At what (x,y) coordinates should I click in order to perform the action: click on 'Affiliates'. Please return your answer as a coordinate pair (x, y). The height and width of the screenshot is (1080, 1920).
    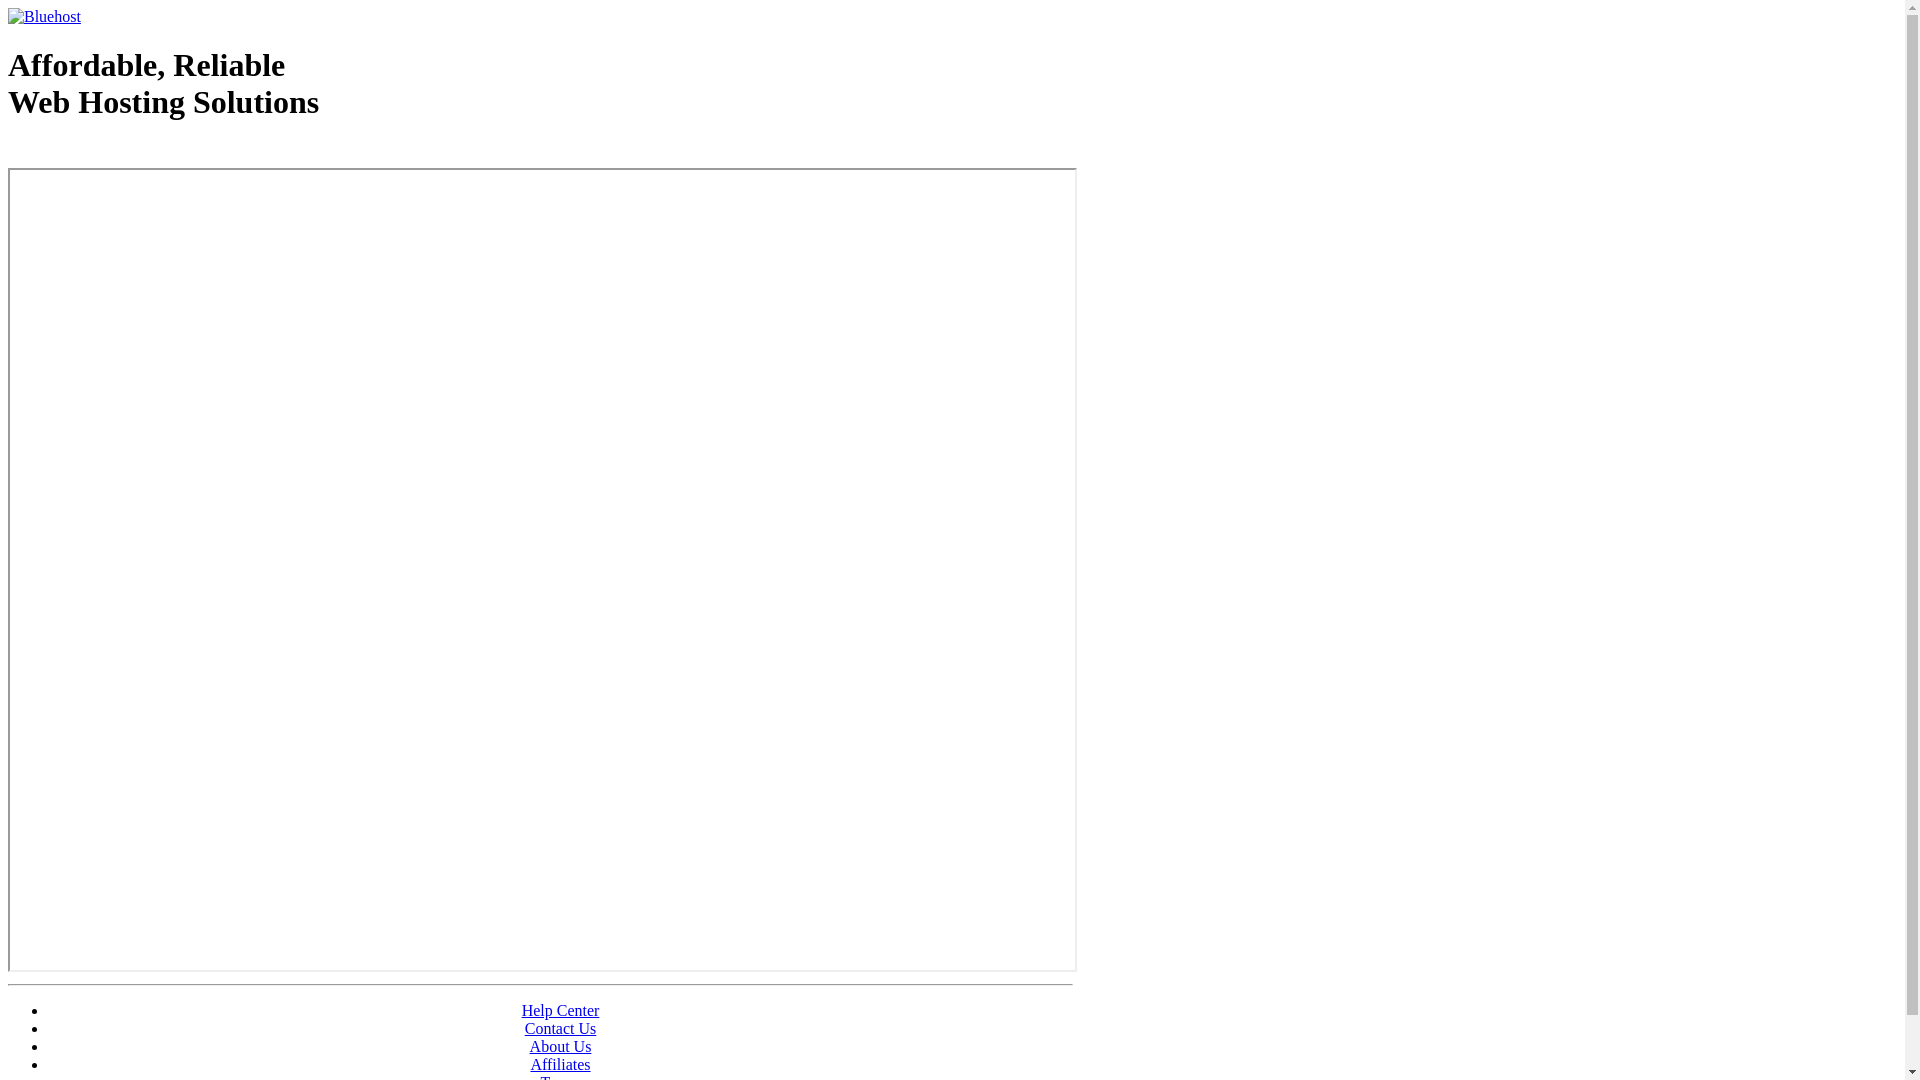
    Looking at the image, I should click on (529, 1063).